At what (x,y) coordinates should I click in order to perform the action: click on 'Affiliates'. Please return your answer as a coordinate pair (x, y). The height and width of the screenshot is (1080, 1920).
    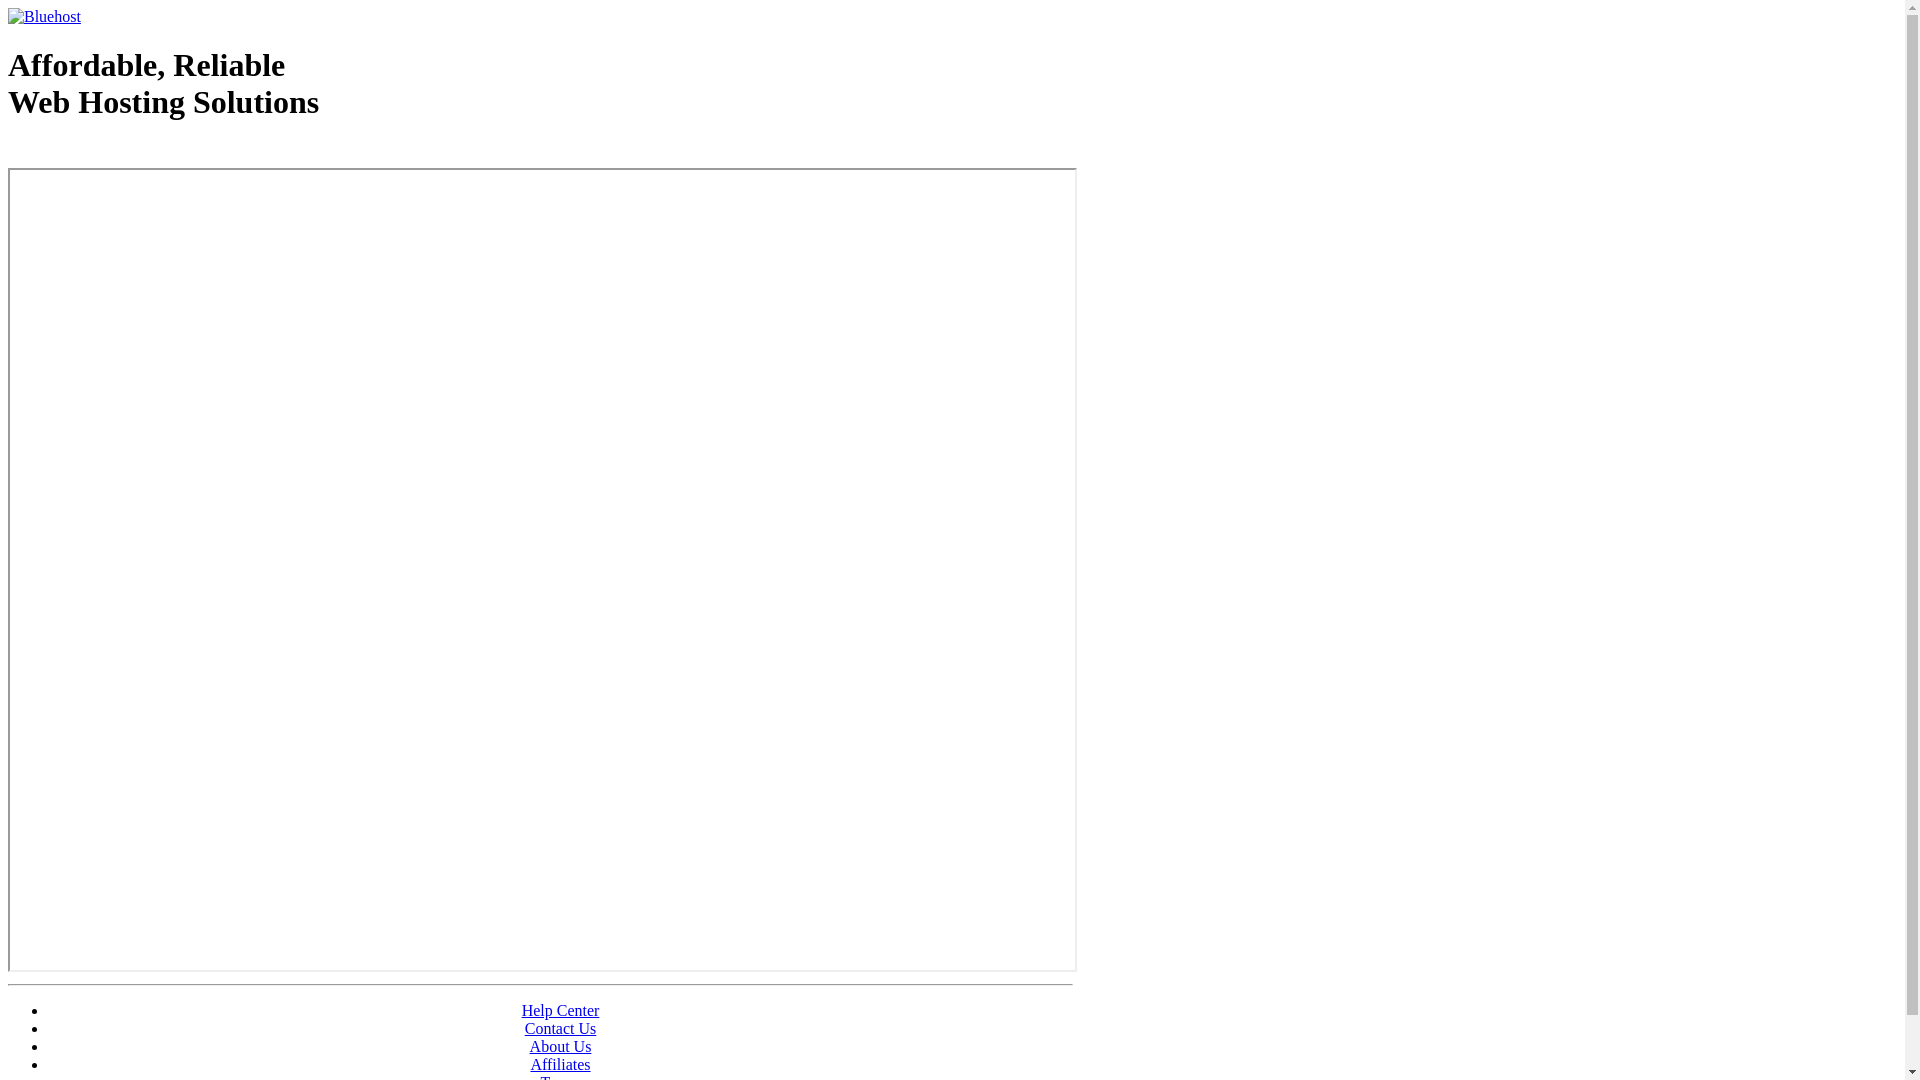
    Looking at the image, I should click on (529, 1063).